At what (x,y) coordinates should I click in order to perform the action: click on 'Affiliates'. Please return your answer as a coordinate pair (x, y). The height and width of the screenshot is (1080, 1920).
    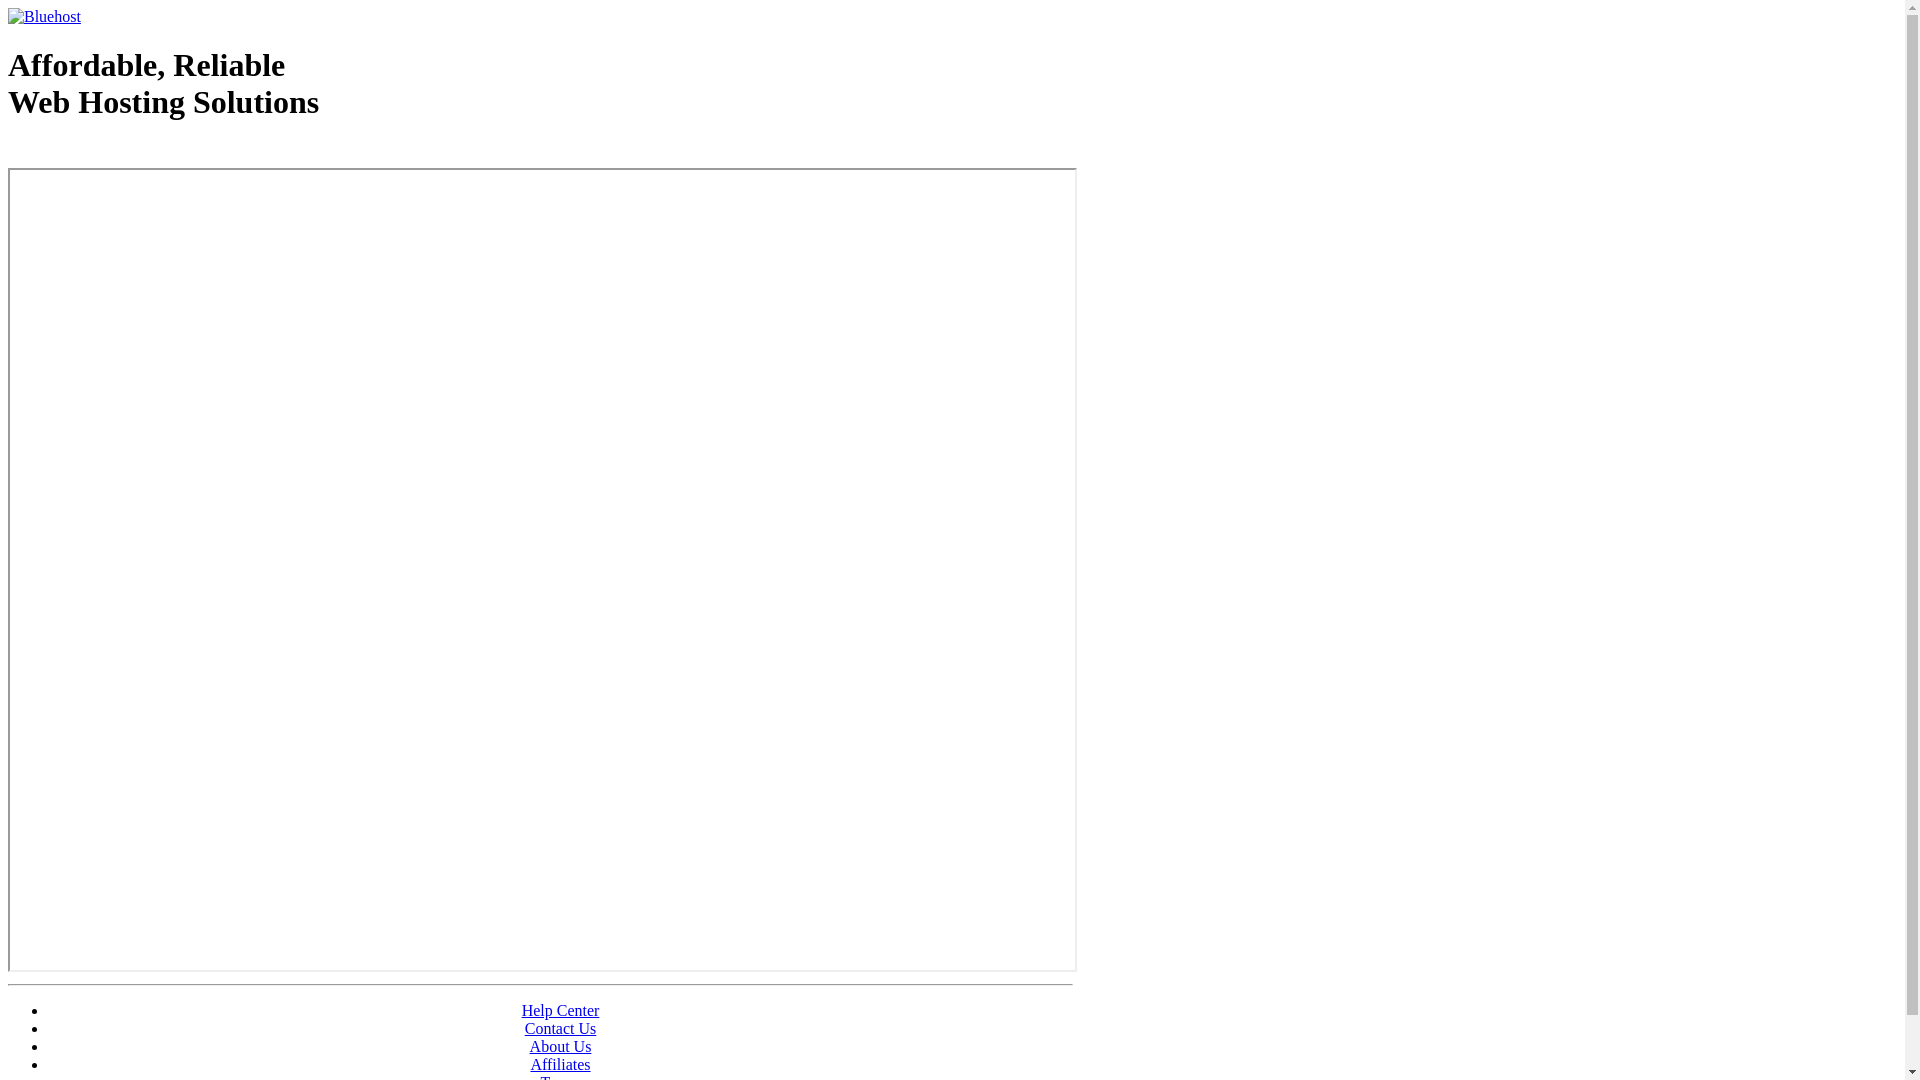
    Looking at the image, I should click on (529, 1063).